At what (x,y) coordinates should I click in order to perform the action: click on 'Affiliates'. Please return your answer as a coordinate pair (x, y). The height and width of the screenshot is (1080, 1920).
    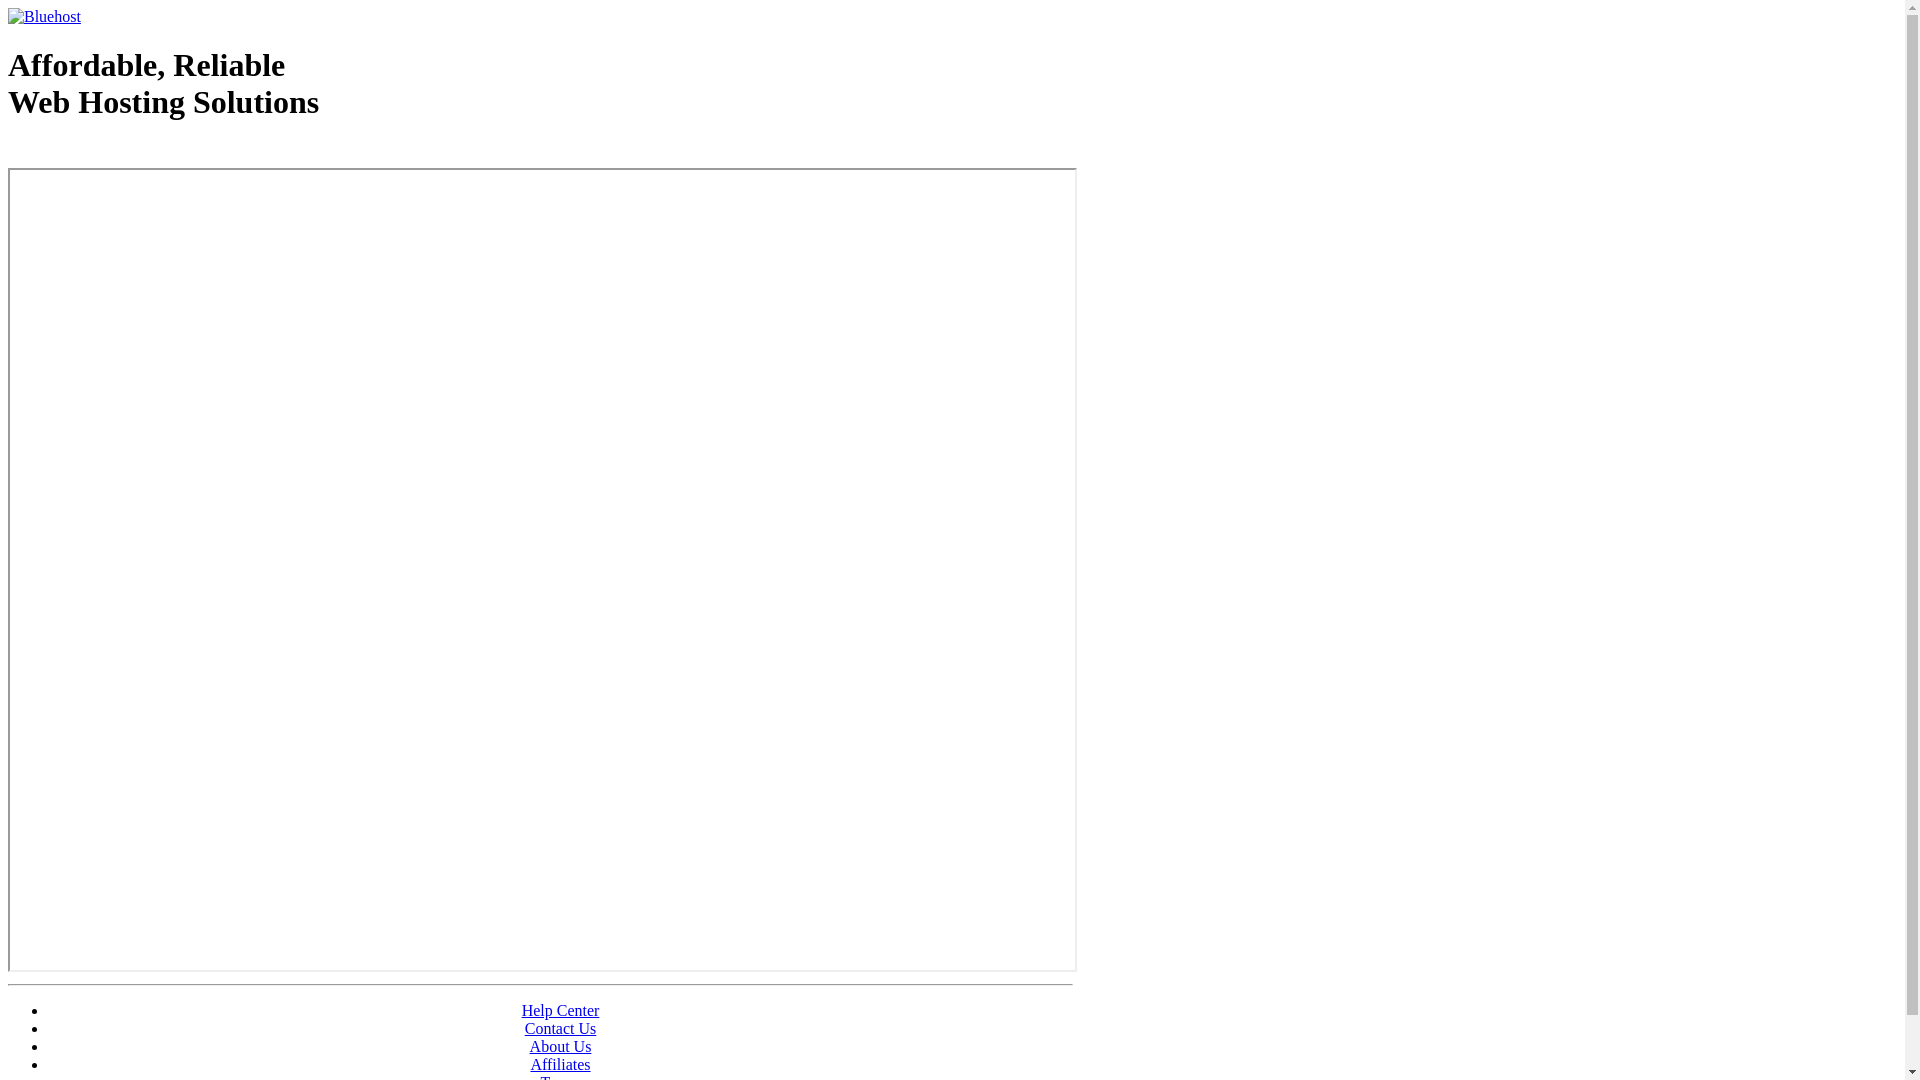
    Looking at the image, I should click on (529, 1063).